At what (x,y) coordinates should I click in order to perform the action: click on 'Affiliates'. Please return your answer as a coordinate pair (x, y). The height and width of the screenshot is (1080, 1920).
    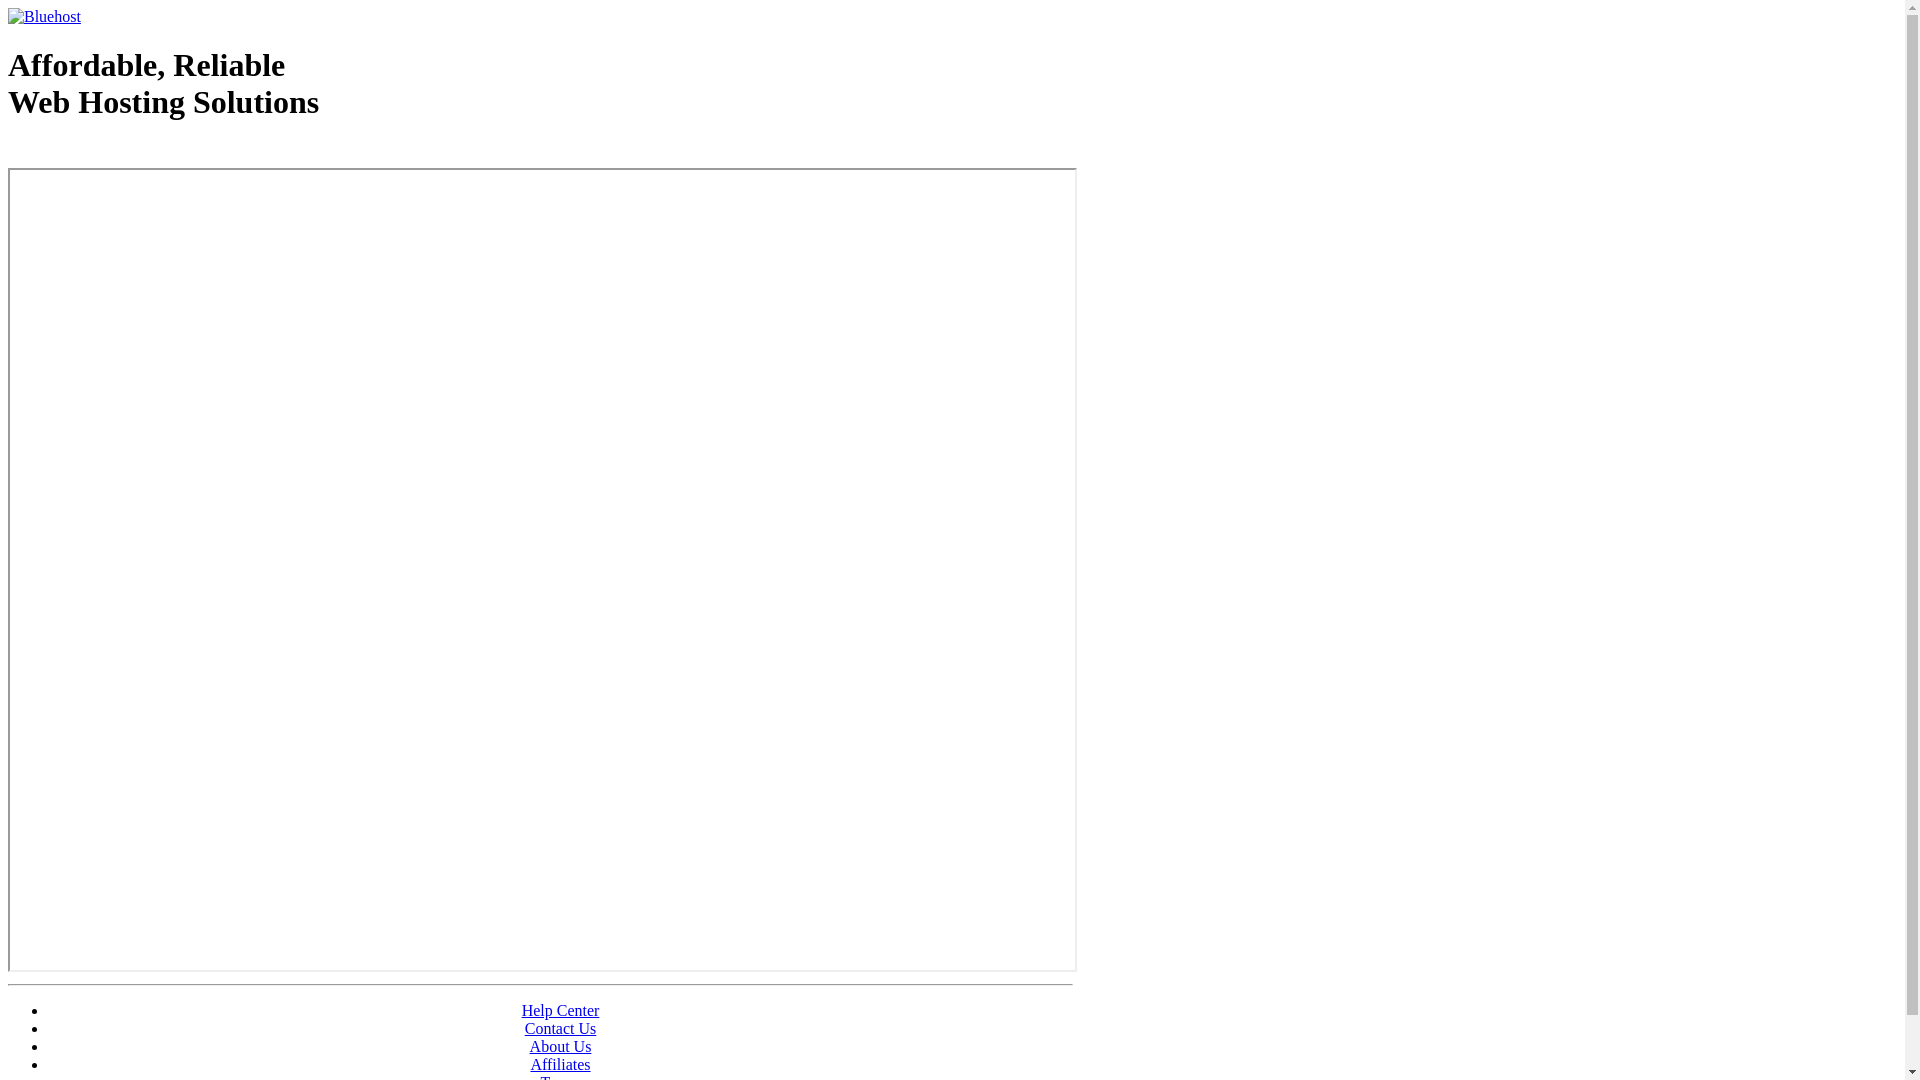
    Looking at the image, I should click on (529, 1063).